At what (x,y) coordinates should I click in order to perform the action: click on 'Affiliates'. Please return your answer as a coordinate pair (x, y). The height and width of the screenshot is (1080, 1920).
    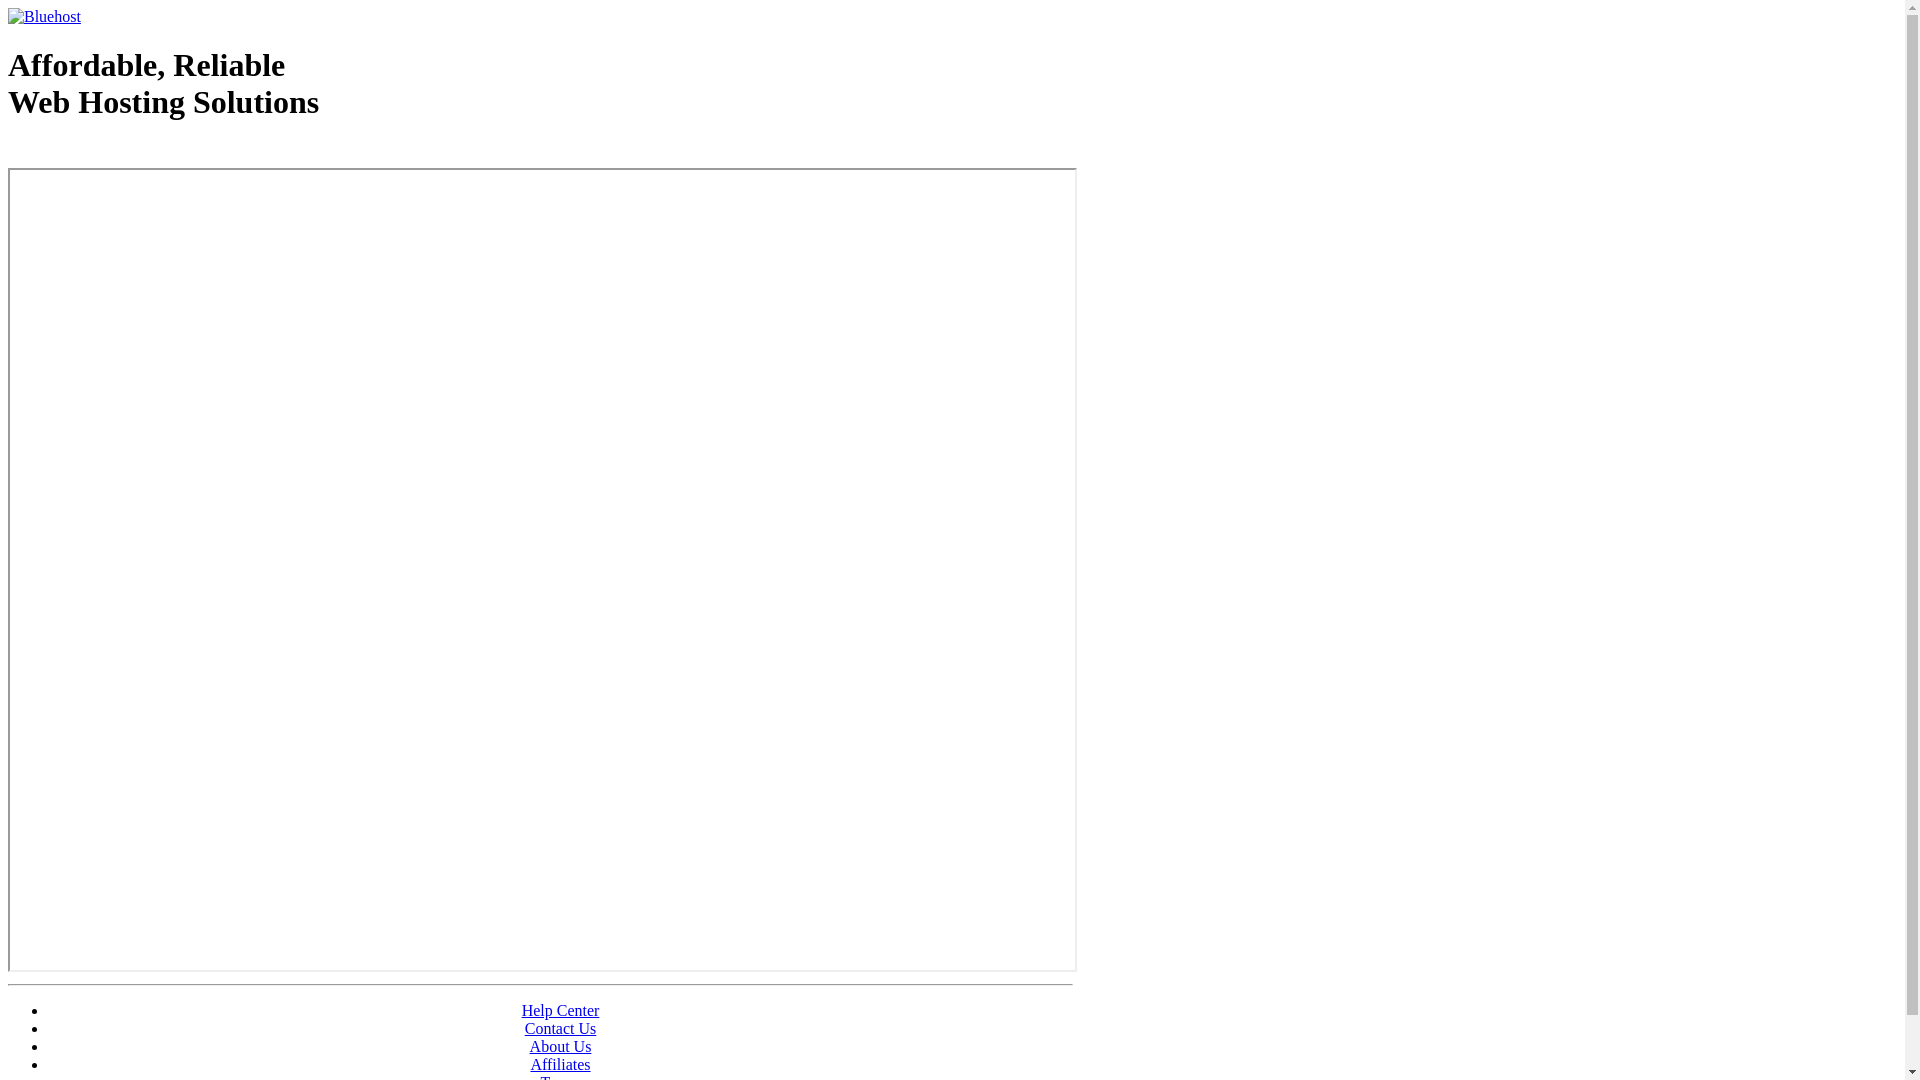
    Looking at the image, I should click on (529, 1063).